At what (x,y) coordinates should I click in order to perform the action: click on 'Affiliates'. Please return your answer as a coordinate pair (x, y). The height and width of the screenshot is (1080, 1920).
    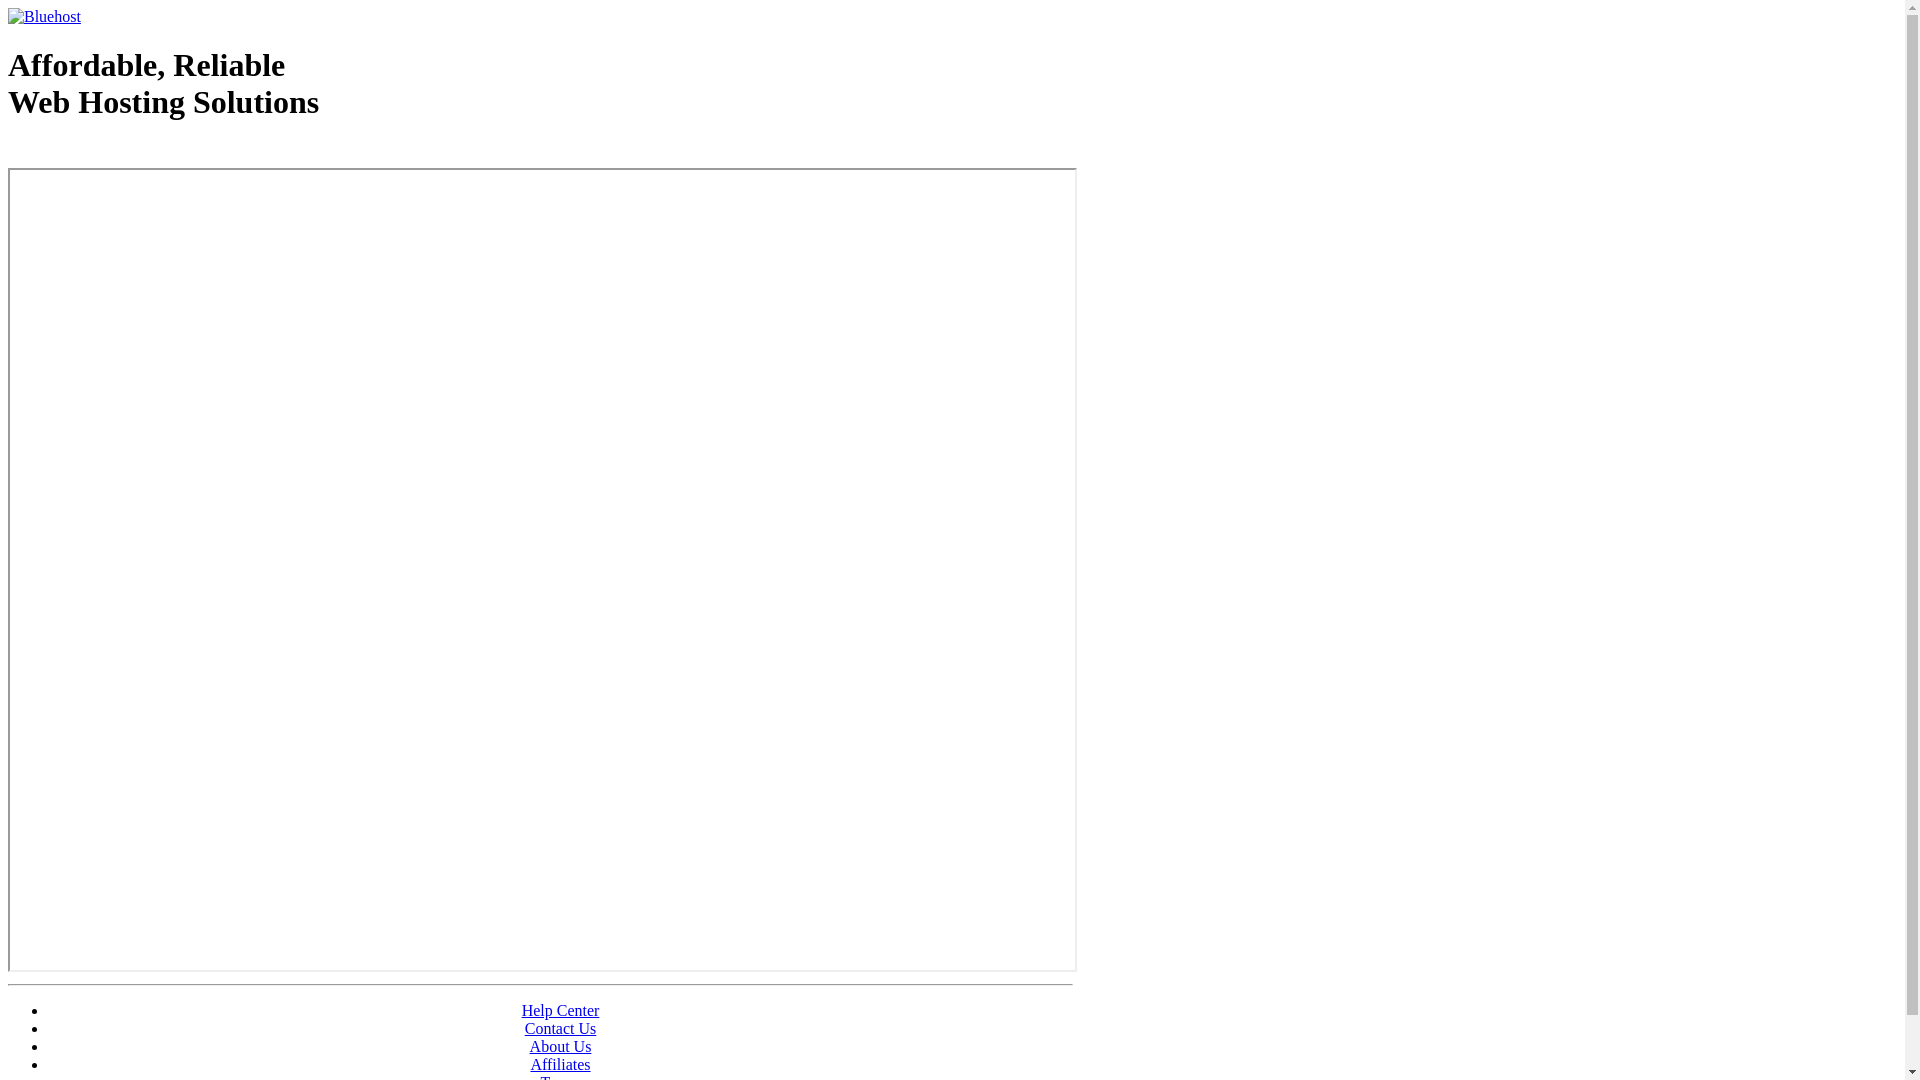
    Looking at the image, I should click on (529, 1063).